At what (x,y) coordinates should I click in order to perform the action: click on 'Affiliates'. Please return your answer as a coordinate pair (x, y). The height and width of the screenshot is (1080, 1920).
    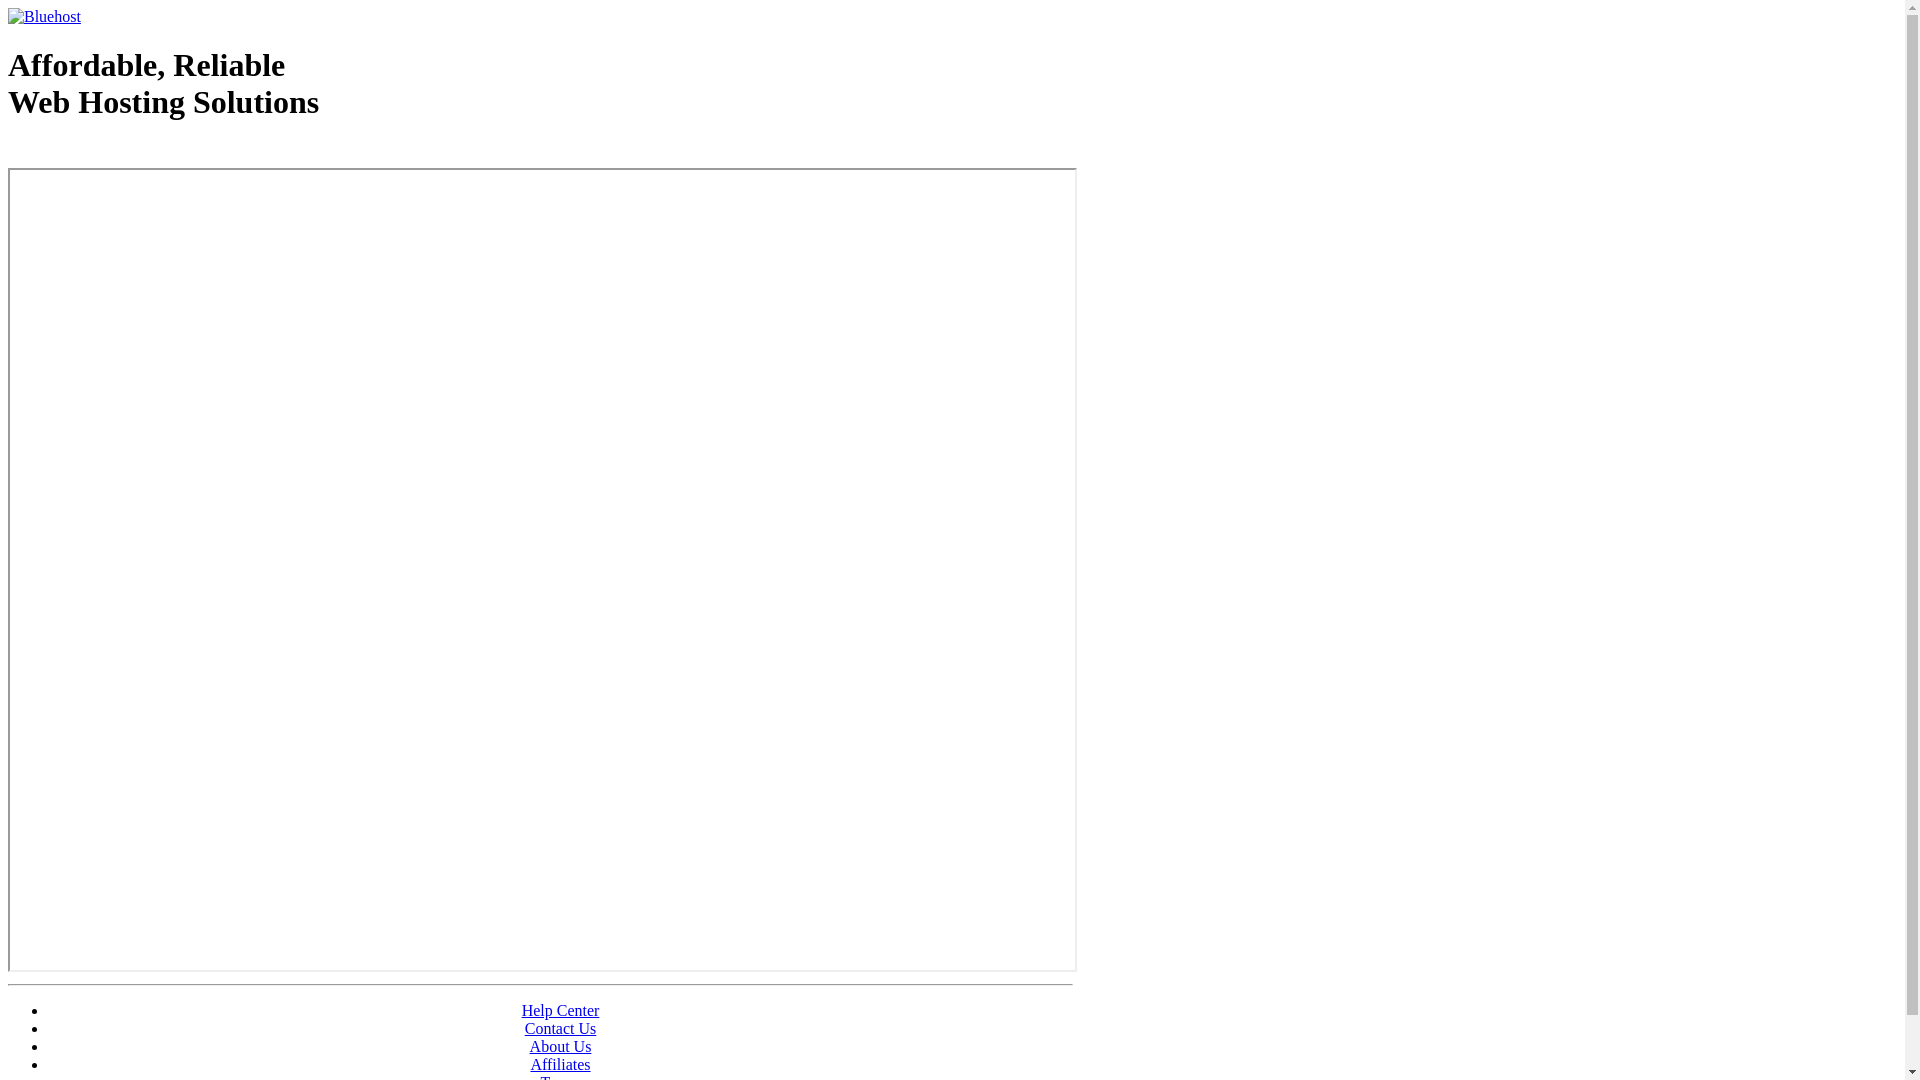
    Looking at the image, I should click on (529, 1063).